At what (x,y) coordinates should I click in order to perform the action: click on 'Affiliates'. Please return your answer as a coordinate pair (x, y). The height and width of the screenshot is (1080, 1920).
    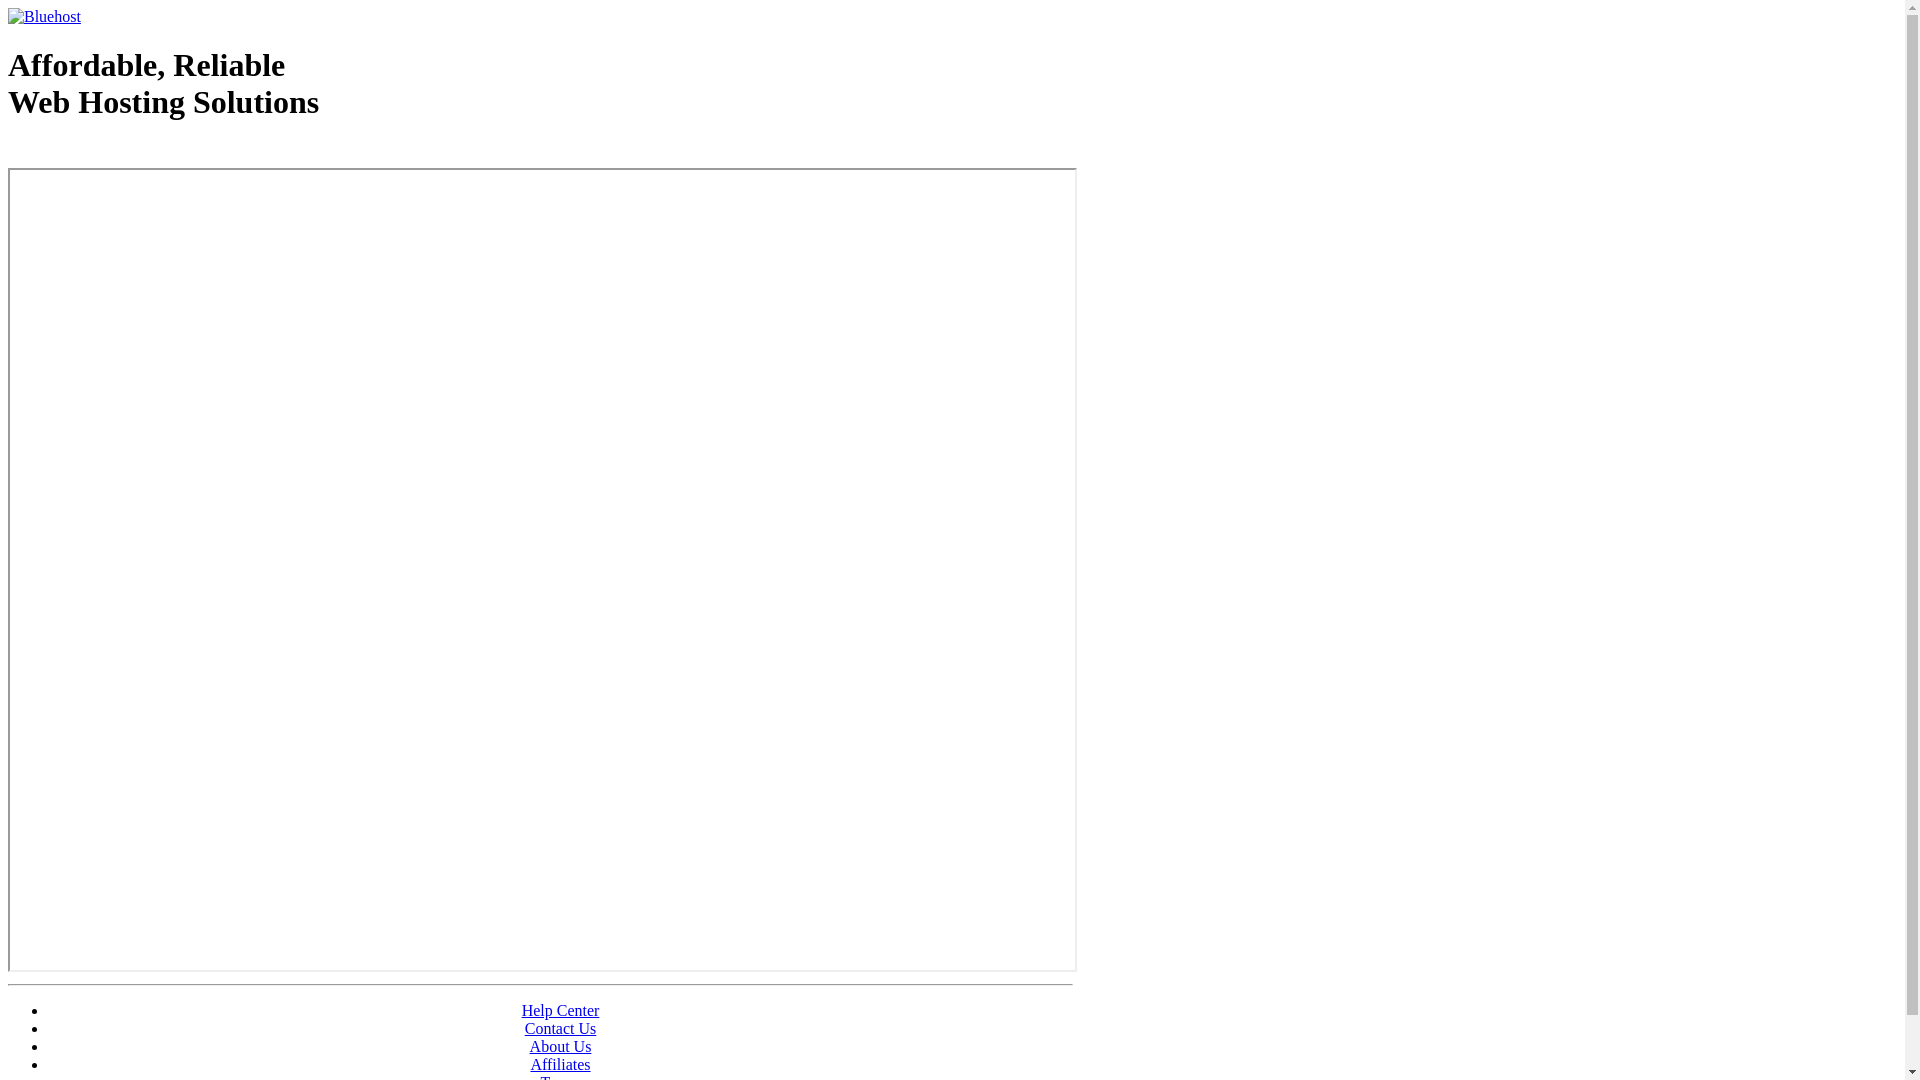
    Looking at the image, I should click on (529, 1063).